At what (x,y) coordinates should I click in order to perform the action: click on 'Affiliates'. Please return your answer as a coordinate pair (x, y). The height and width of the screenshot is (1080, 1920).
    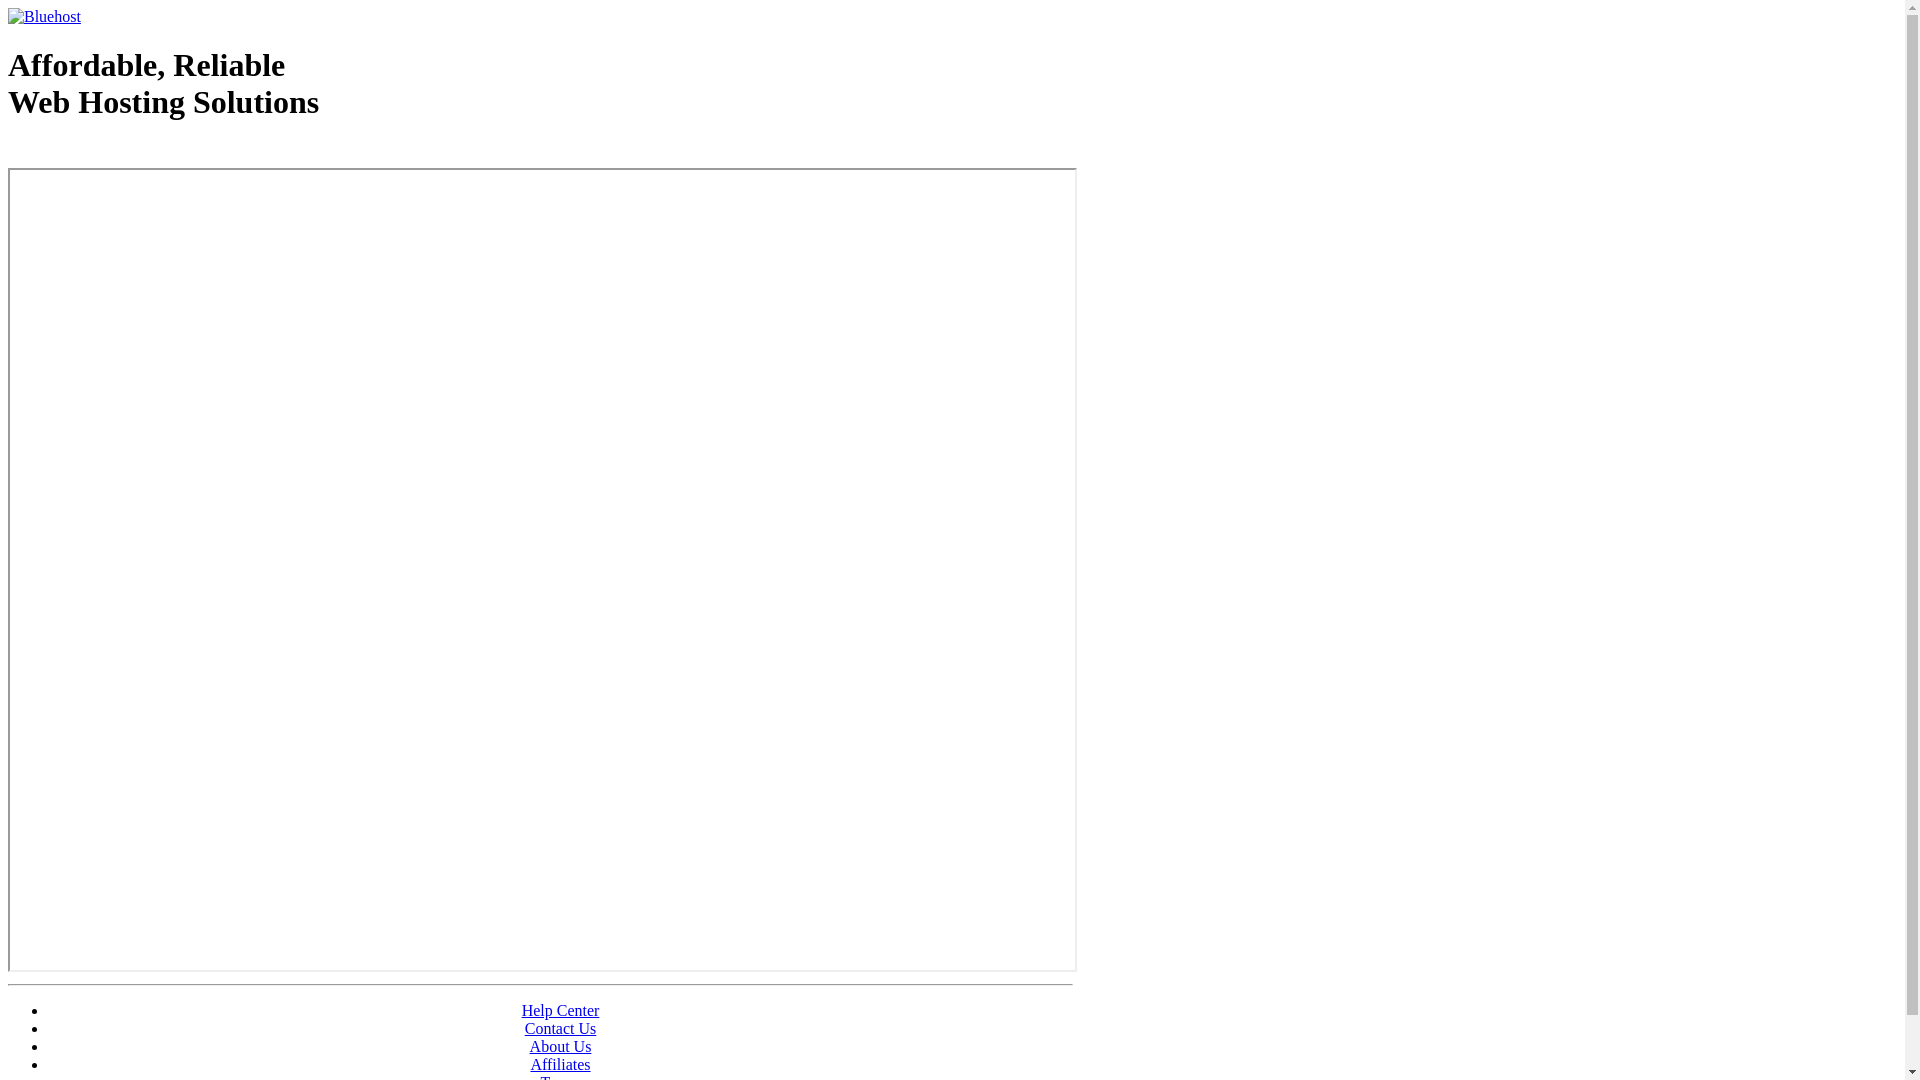
    Looking at the image, I should click on (529, 1063).